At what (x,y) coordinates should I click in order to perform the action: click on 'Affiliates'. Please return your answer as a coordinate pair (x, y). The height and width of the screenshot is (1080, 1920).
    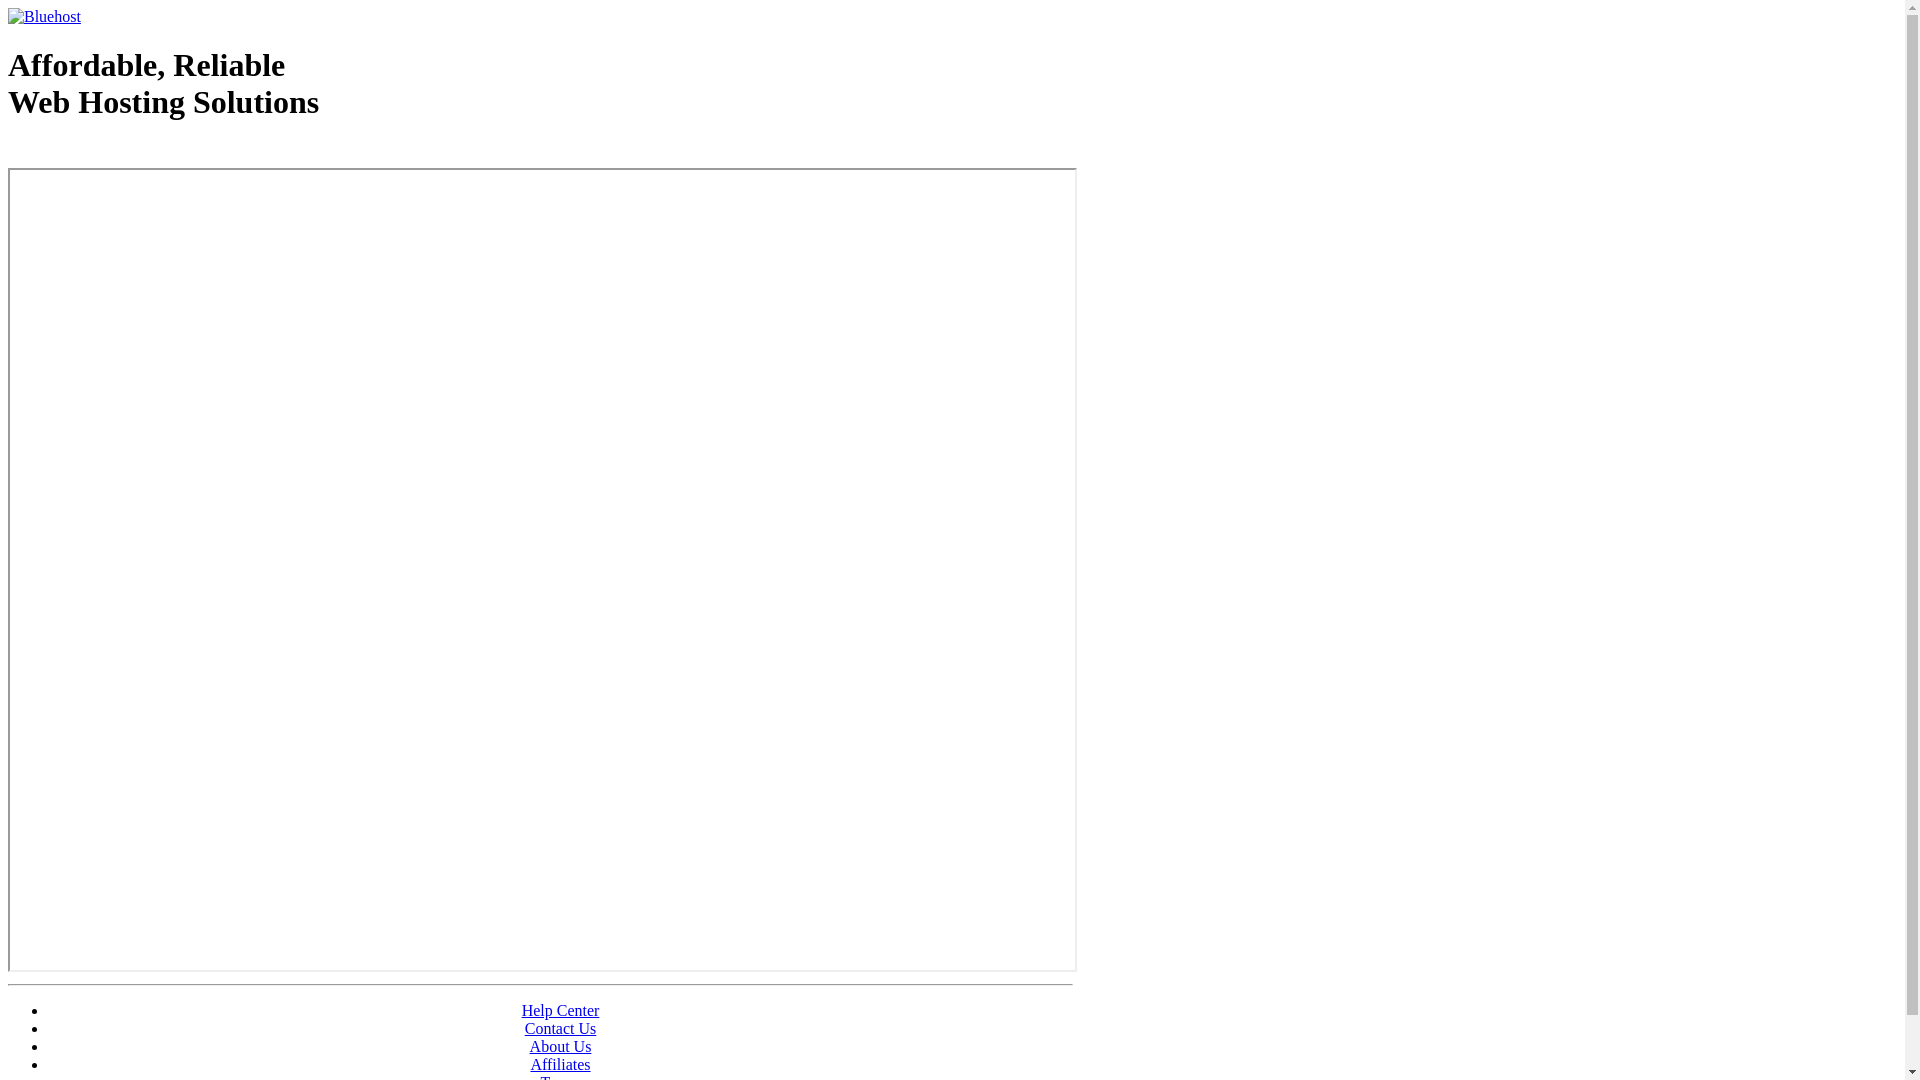
    Looking at the image, I should click on (529, 1063).